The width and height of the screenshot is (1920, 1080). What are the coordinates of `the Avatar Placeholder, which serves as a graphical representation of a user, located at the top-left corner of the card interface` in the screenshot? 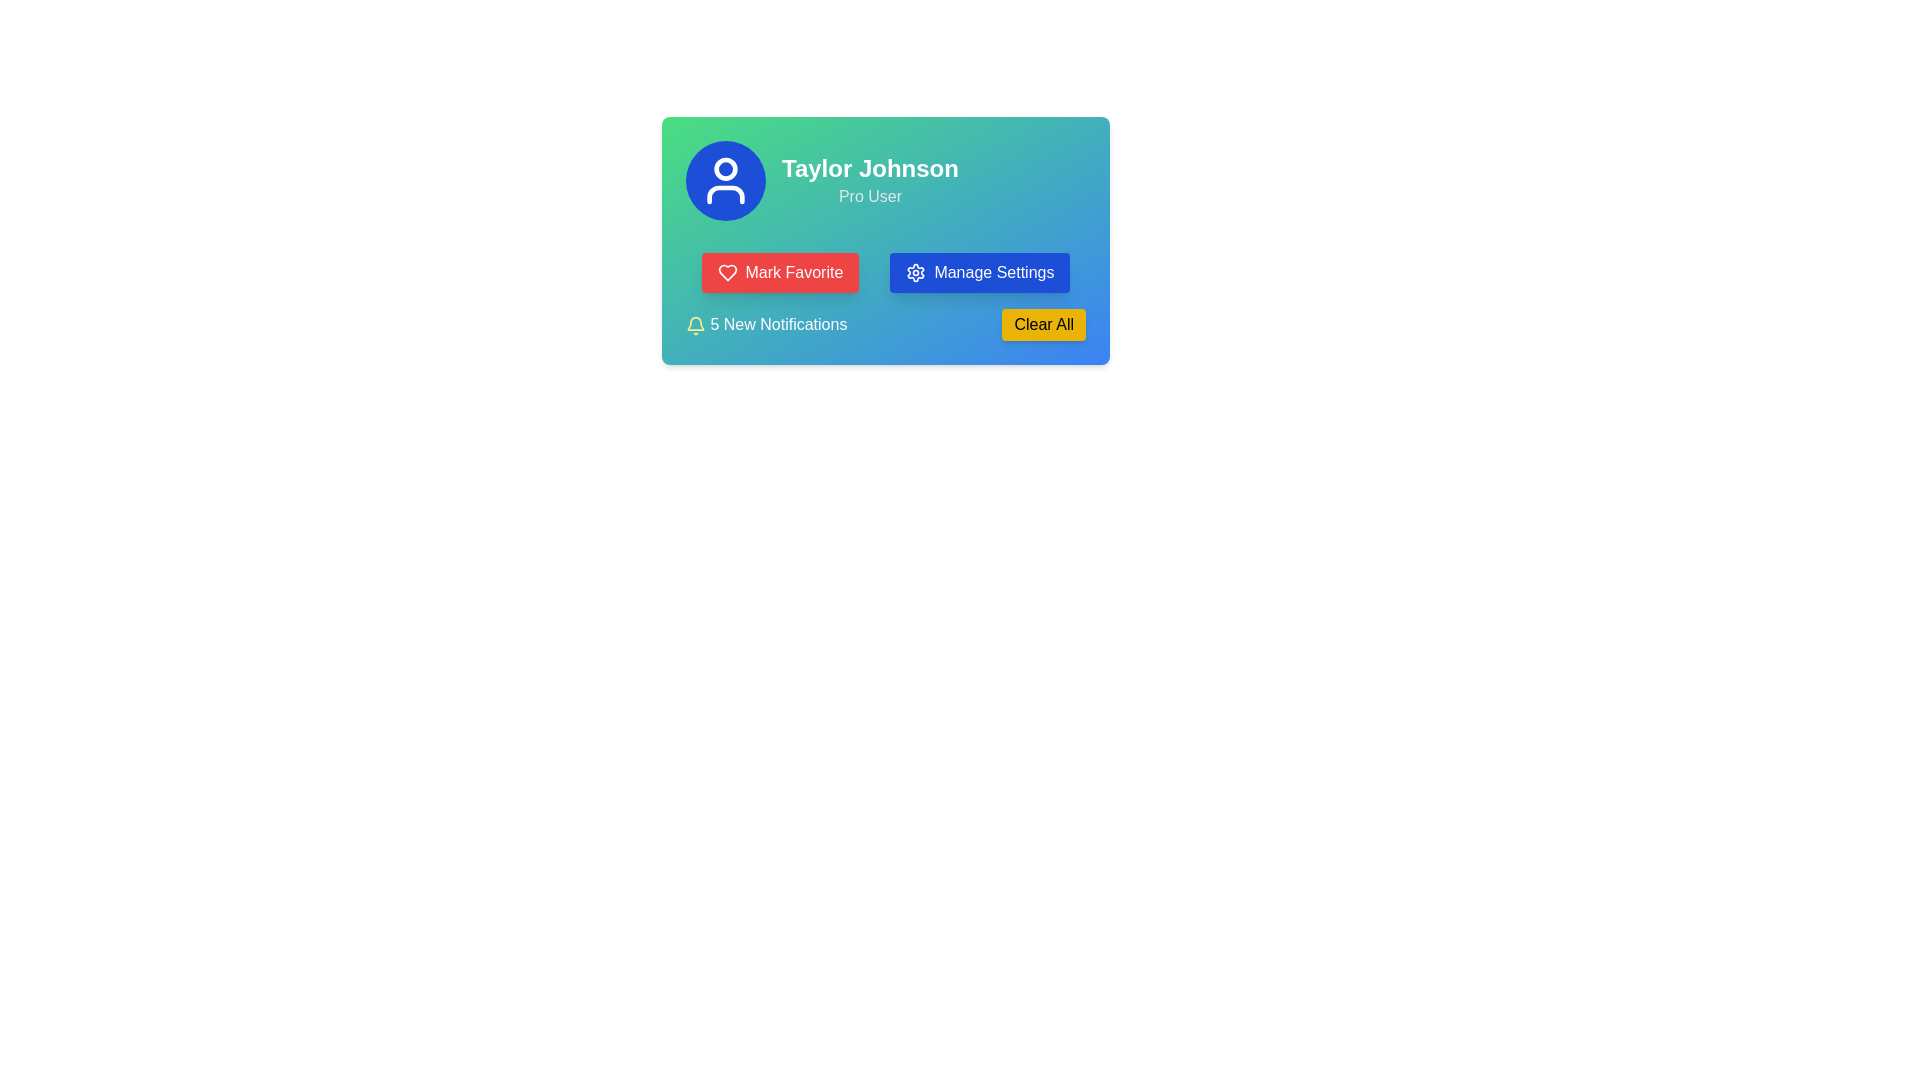 It's located at (724, 168).